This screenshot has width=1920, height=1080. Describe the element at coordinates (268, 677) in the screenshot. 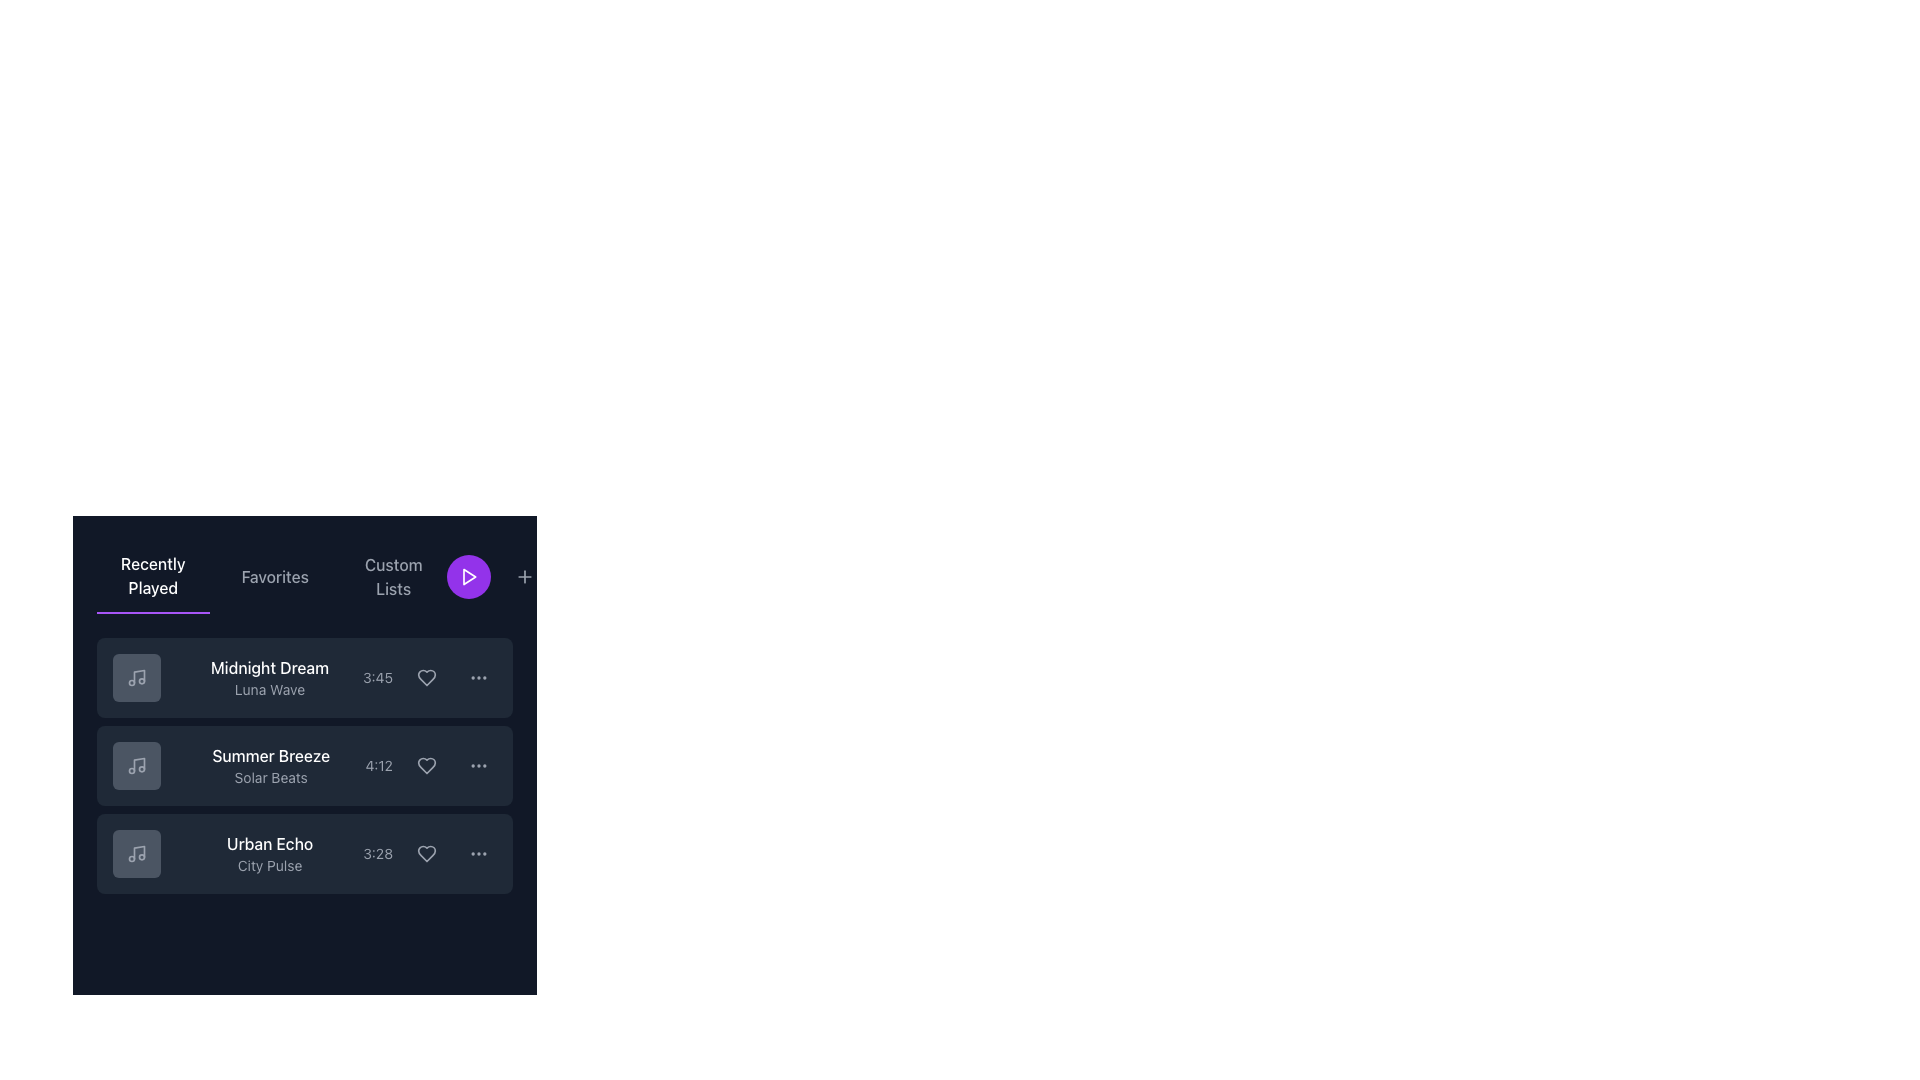

I see `the title and subtitle text label of a media item located centrally to the right of the music note icon within the recently played card` at that location.